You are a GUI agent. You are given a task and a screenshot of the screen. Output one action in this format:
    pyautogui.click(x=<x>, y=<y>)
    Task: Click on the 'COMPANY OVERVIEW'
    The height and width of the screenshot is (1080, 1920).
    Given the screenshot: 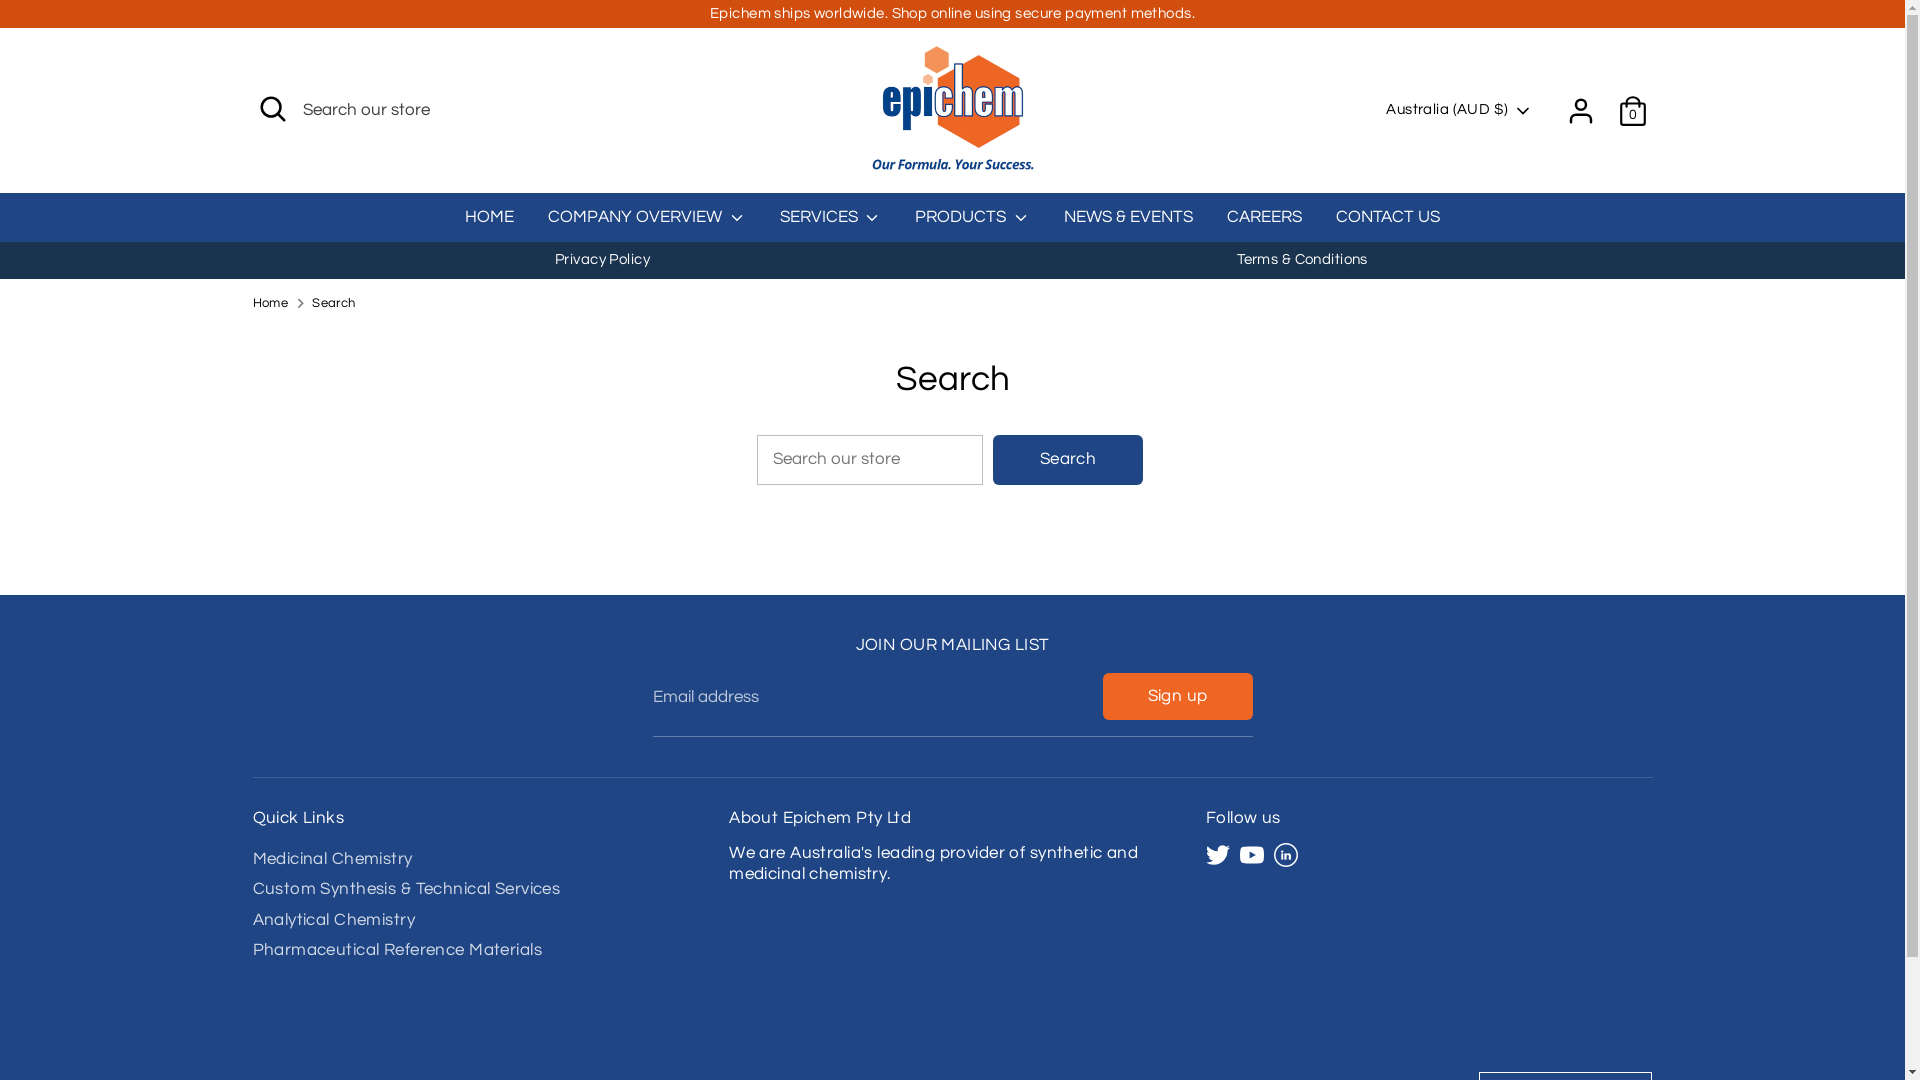 What is the action you would take?
    pyautogui.click(x=532, y=223)
    